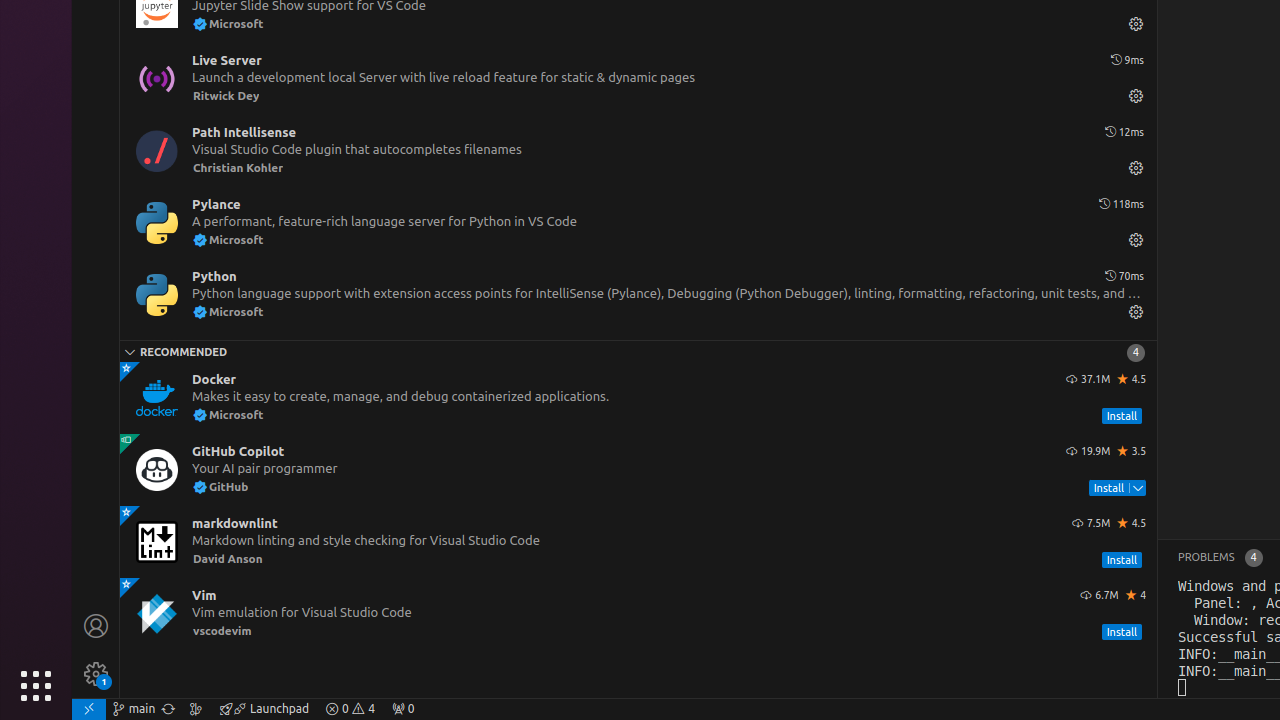  Describe the element at coordinates (637, 77) in the screenshot. I see `'Live Server, 5.7.9, Publisher Ritwick Dey, Launch a development local Server with live reload feature for static & dynamic pages , Rated 4.37 out of 5 stars by 491 users'` at that location.